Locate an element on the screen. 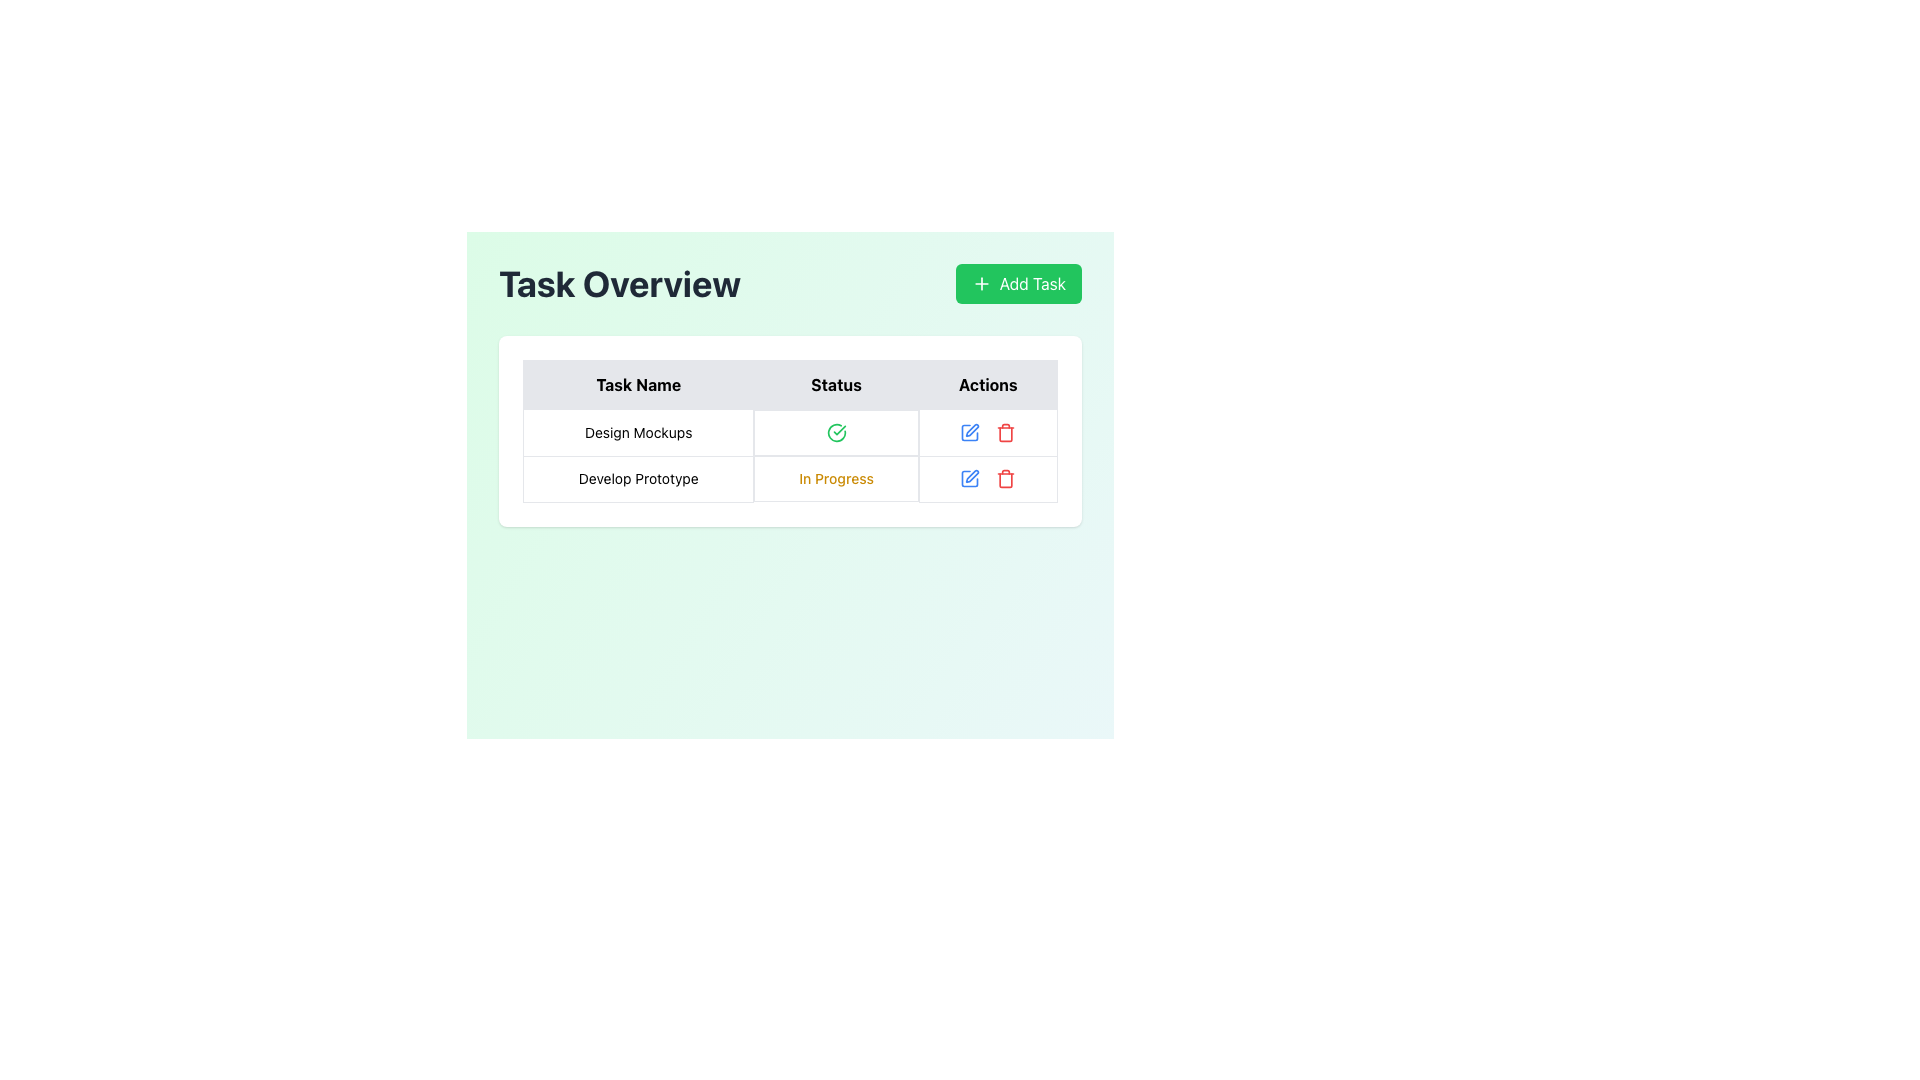 Image resolution: width=1920 pixels, height=1080 pixels. the edit icon in the 'Actions' column of the first row in the 'Task Overview' table is located at coordinates (969, 431).